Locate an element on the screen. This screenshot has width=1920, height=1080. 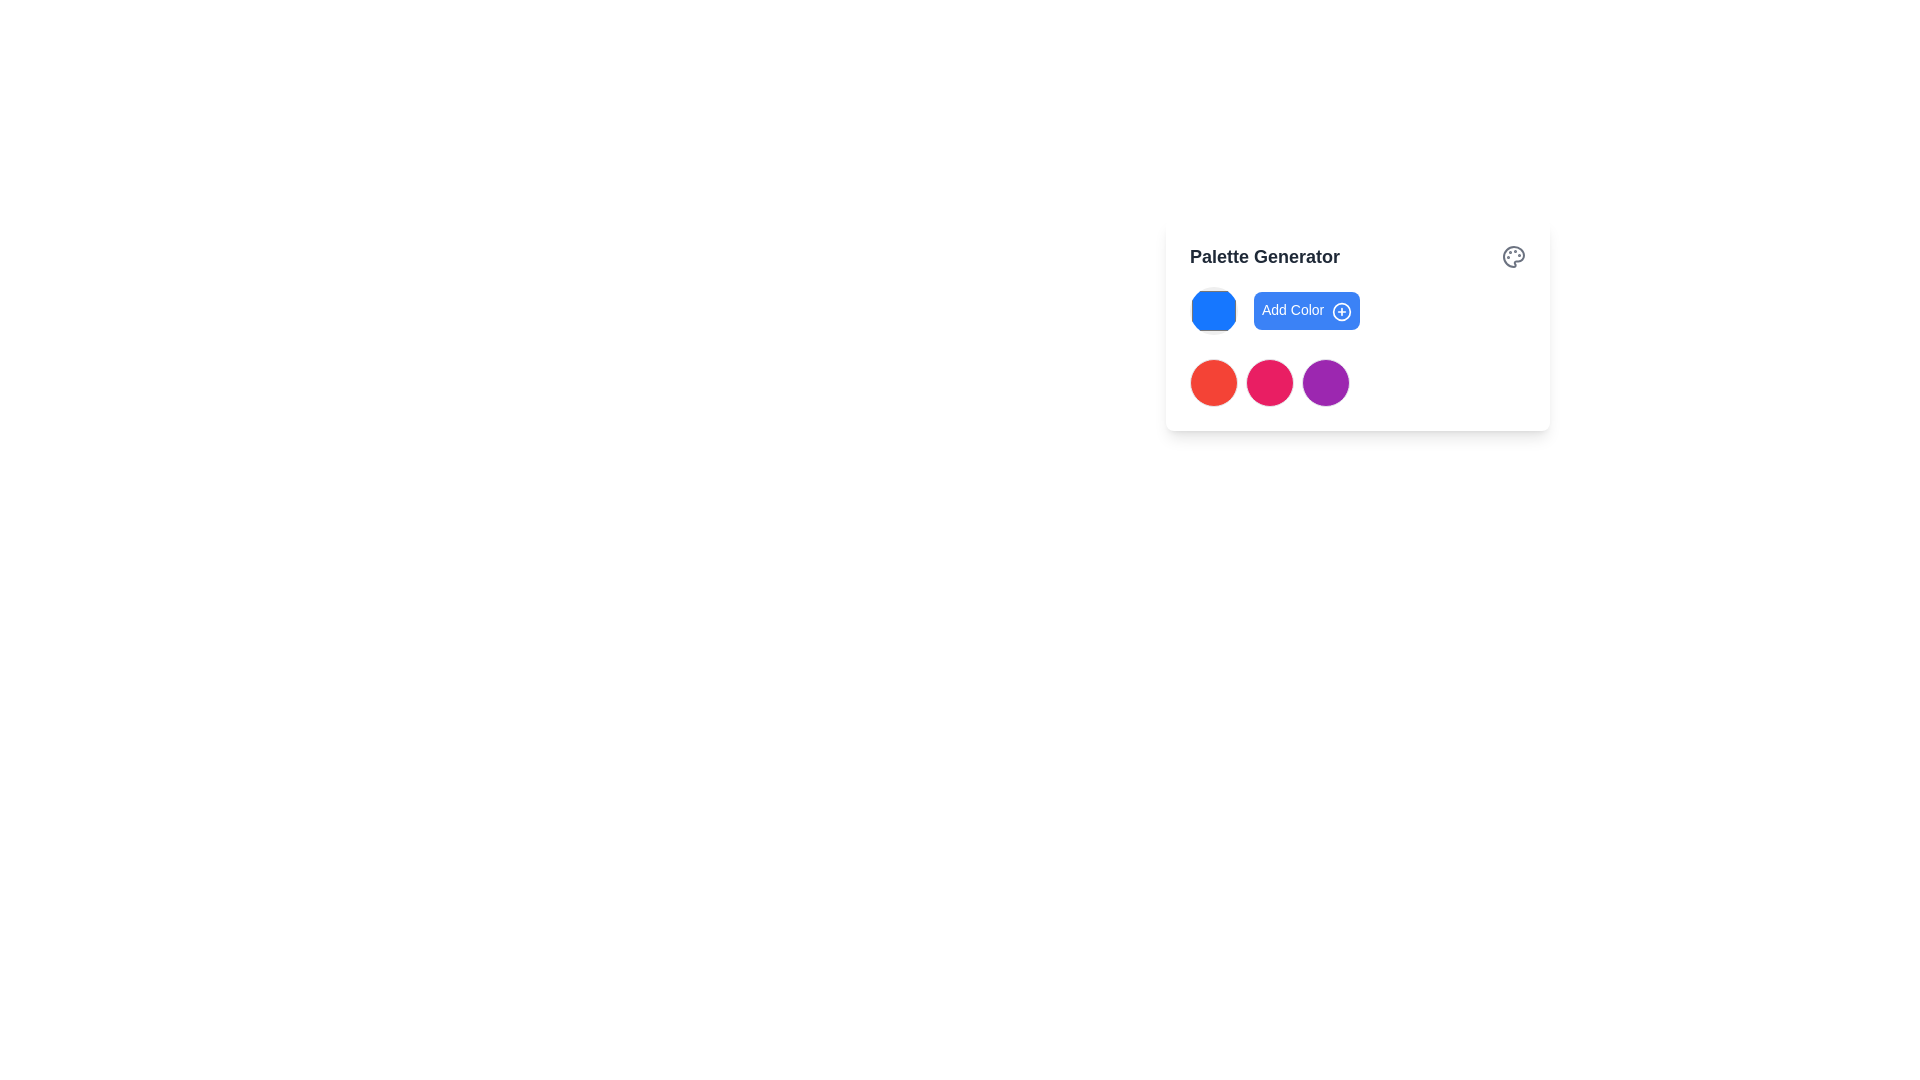
the circular palette icon located at the top-right corner of the white card interface is located at coordinates (1513, 256).